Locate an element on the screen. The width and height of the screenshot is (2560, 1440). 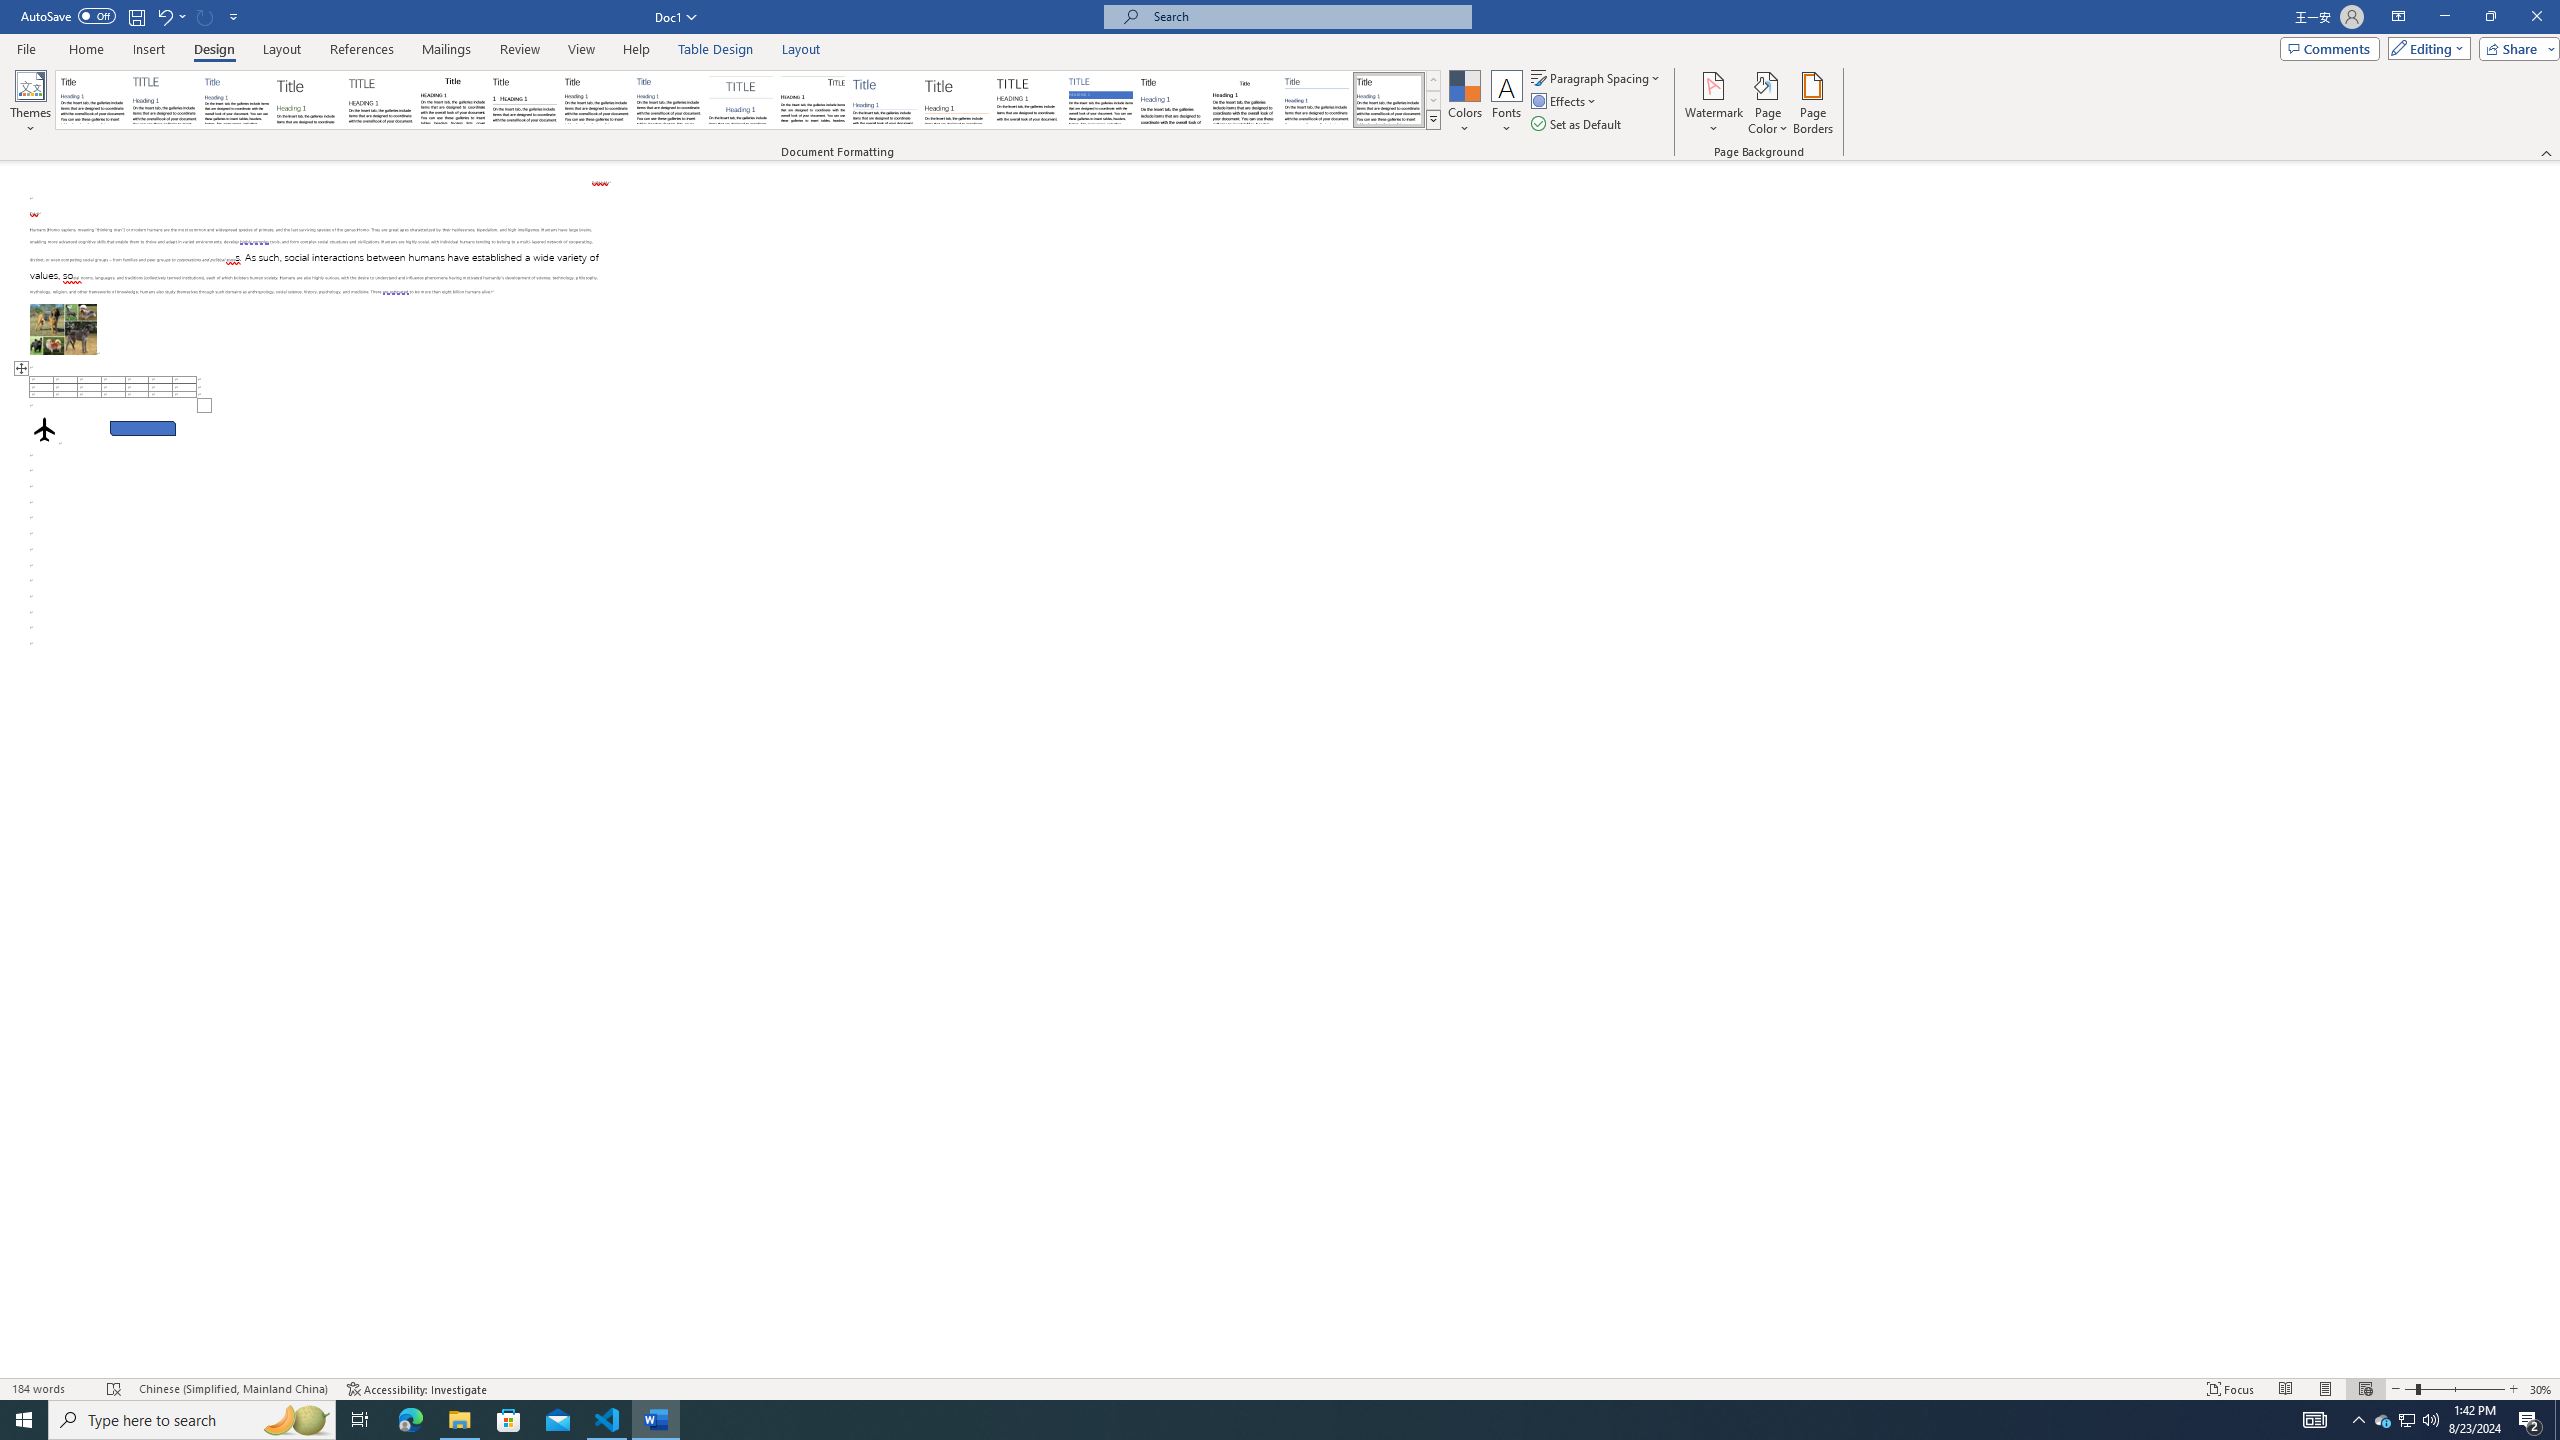
'Casual' is located at coordinates (668, 99).